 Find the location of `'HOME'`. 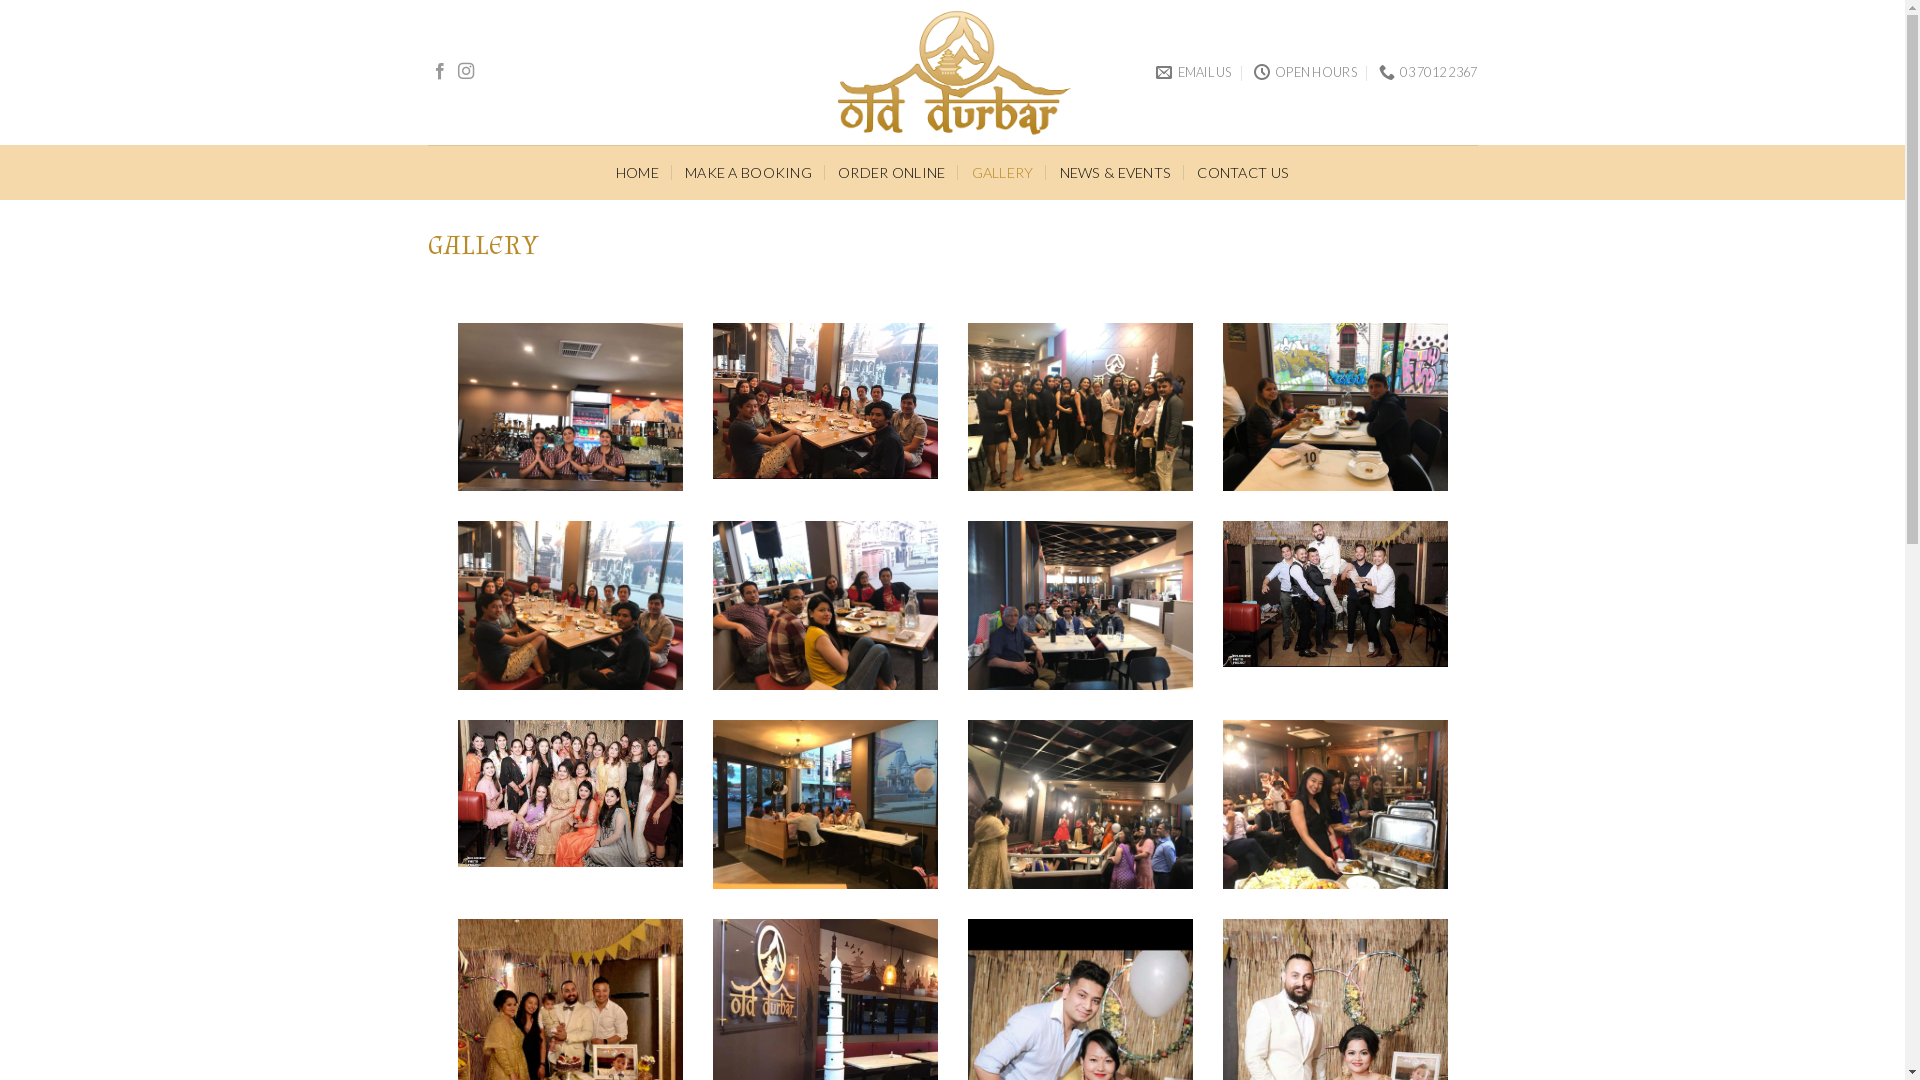

'HOME' is located at coordinates (636, 171).